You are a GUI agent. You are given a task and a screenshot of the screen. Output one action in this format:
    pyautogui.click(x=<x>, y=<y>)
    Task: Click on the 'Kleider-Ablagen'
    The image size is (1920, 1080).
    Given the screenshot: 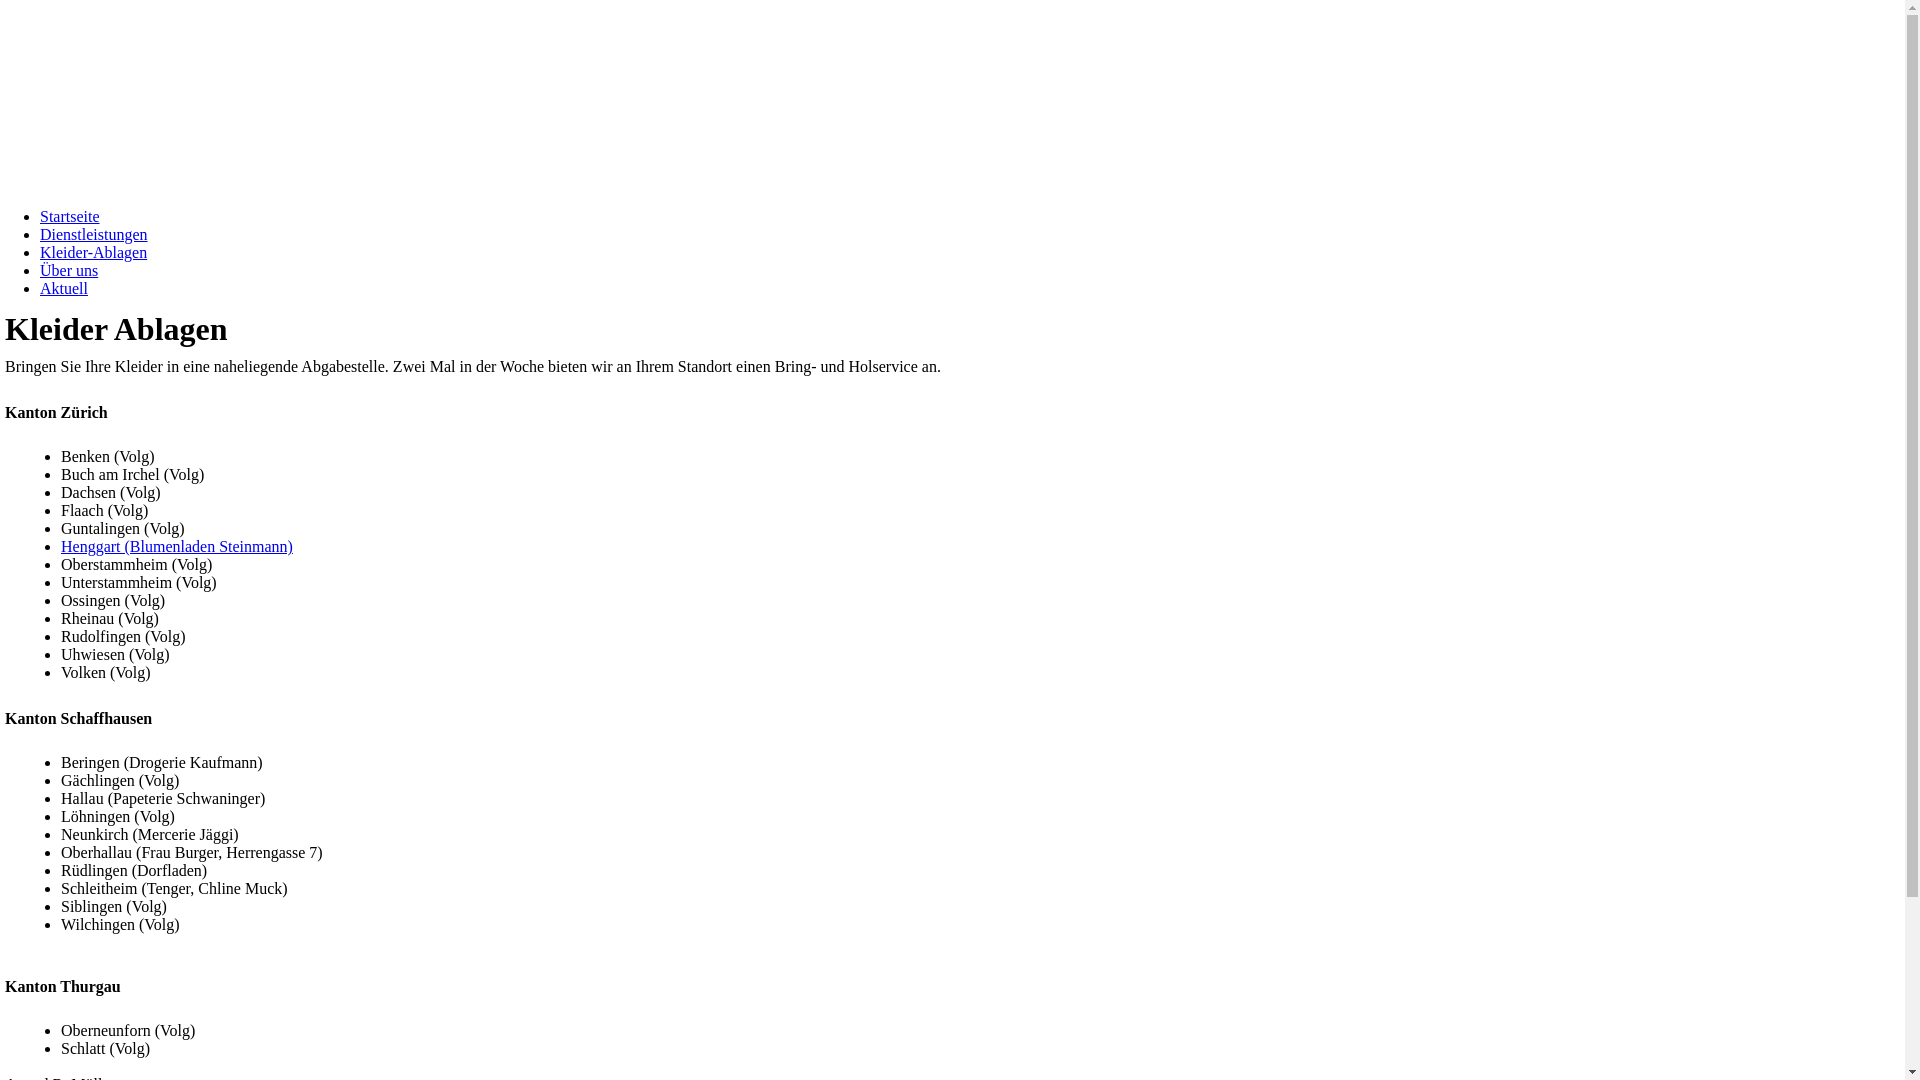 What is the action you would take?
    pyautogui.click(x=92, y=251)
    